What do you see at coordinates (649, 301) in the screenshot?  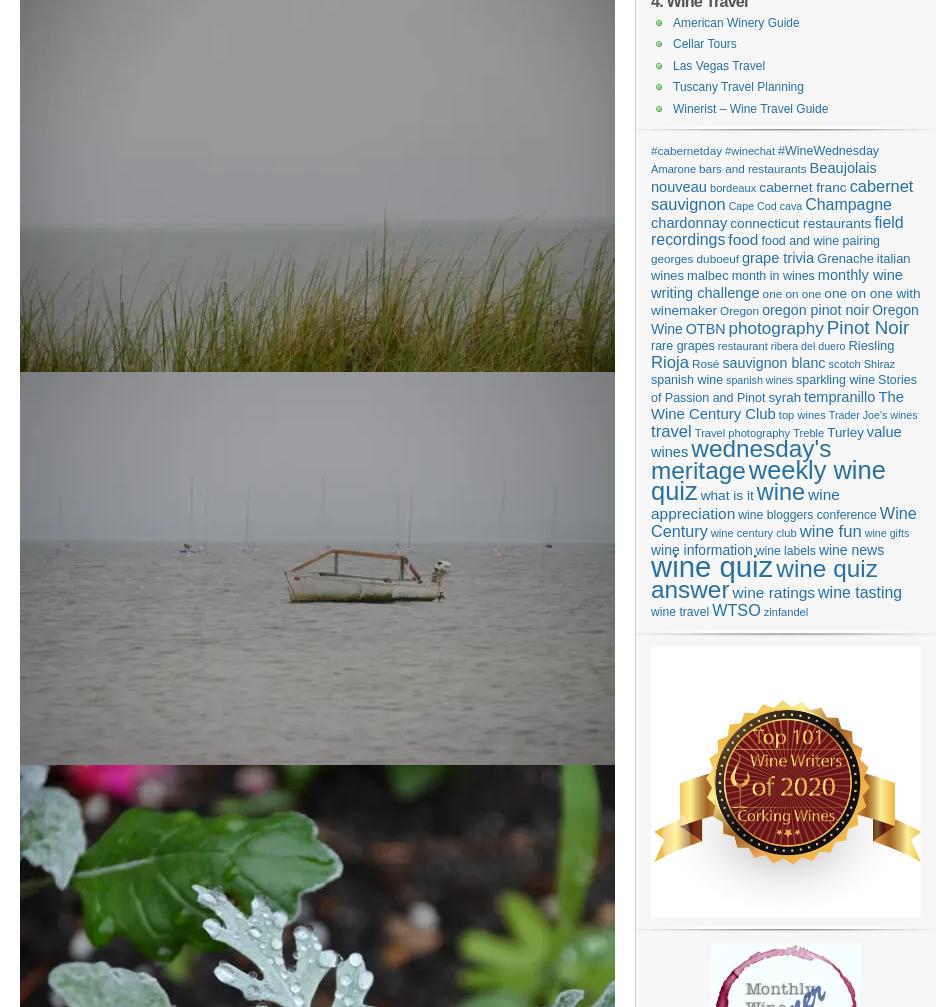 I see `'one on one with winemaker'` at bounding box center [649, 301].